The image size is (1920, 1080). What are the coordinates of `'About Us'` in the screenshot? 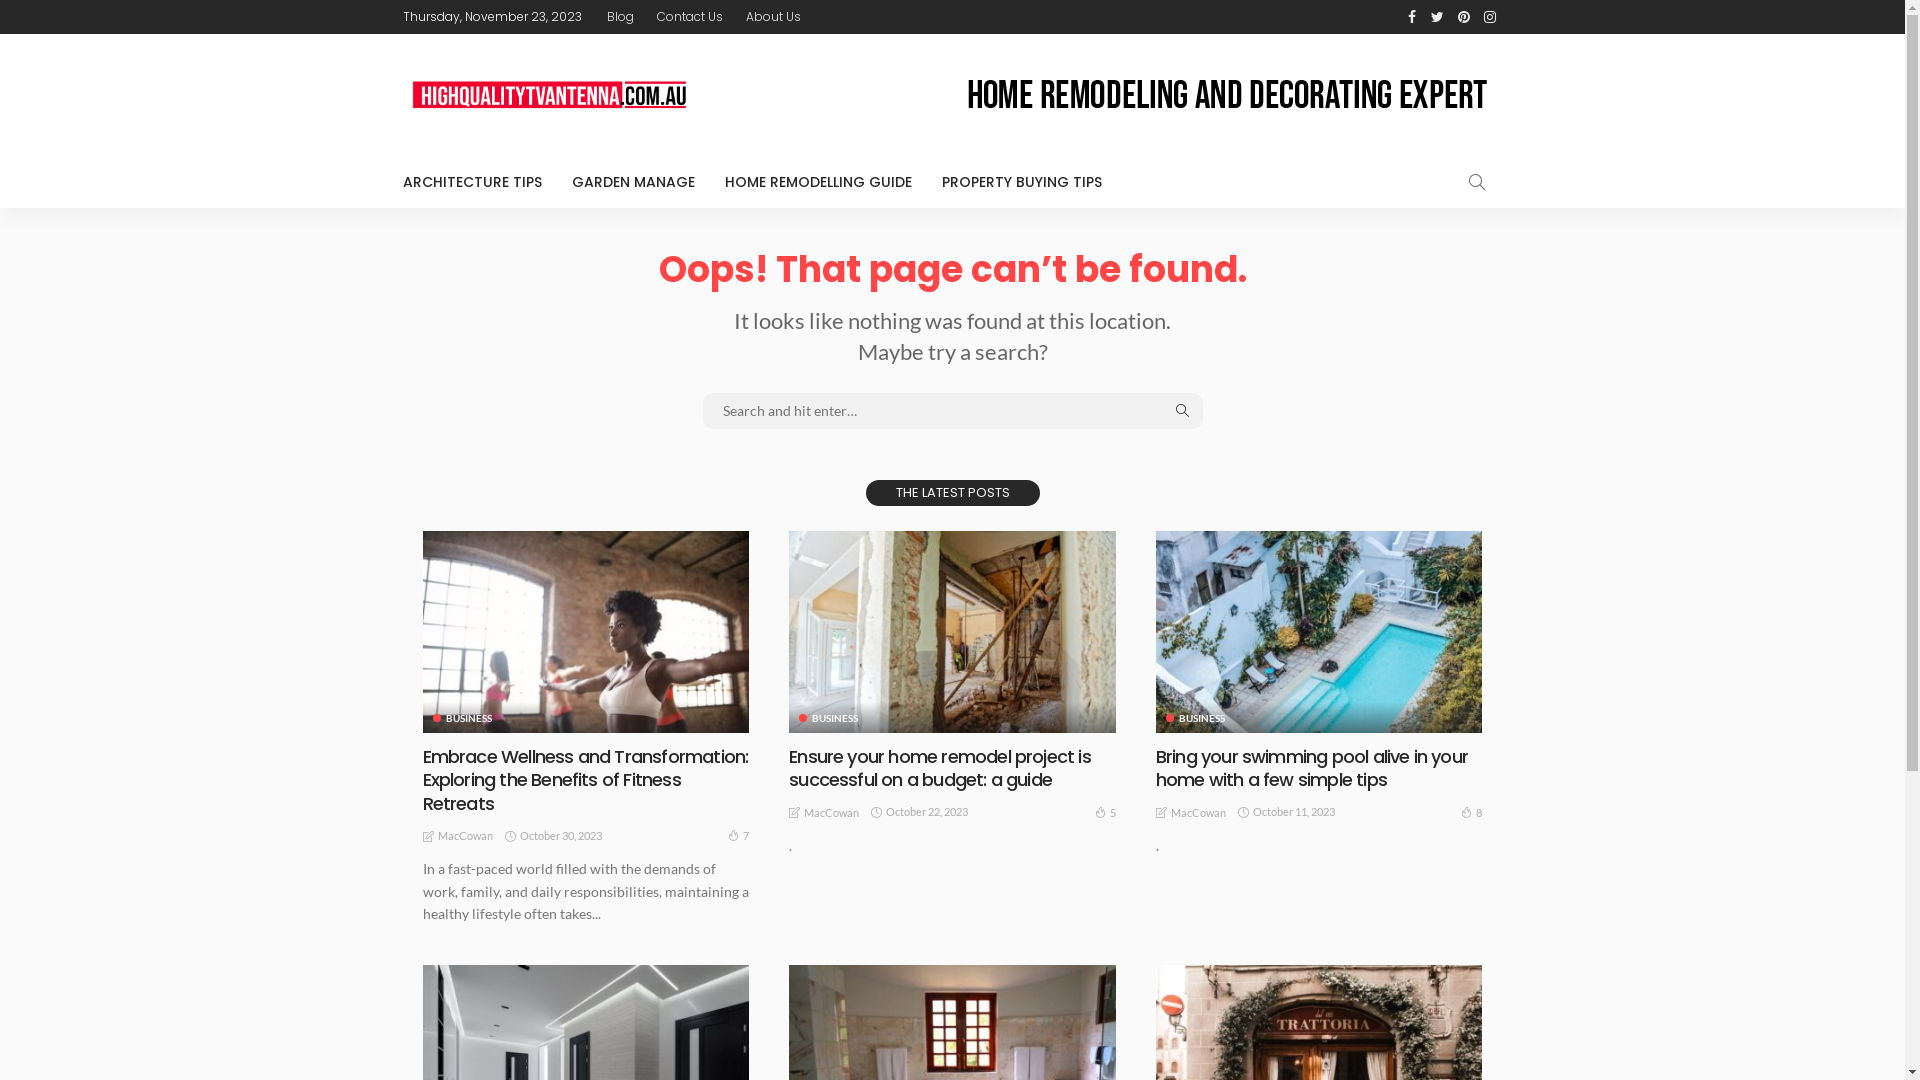 It's located at (772, 16).